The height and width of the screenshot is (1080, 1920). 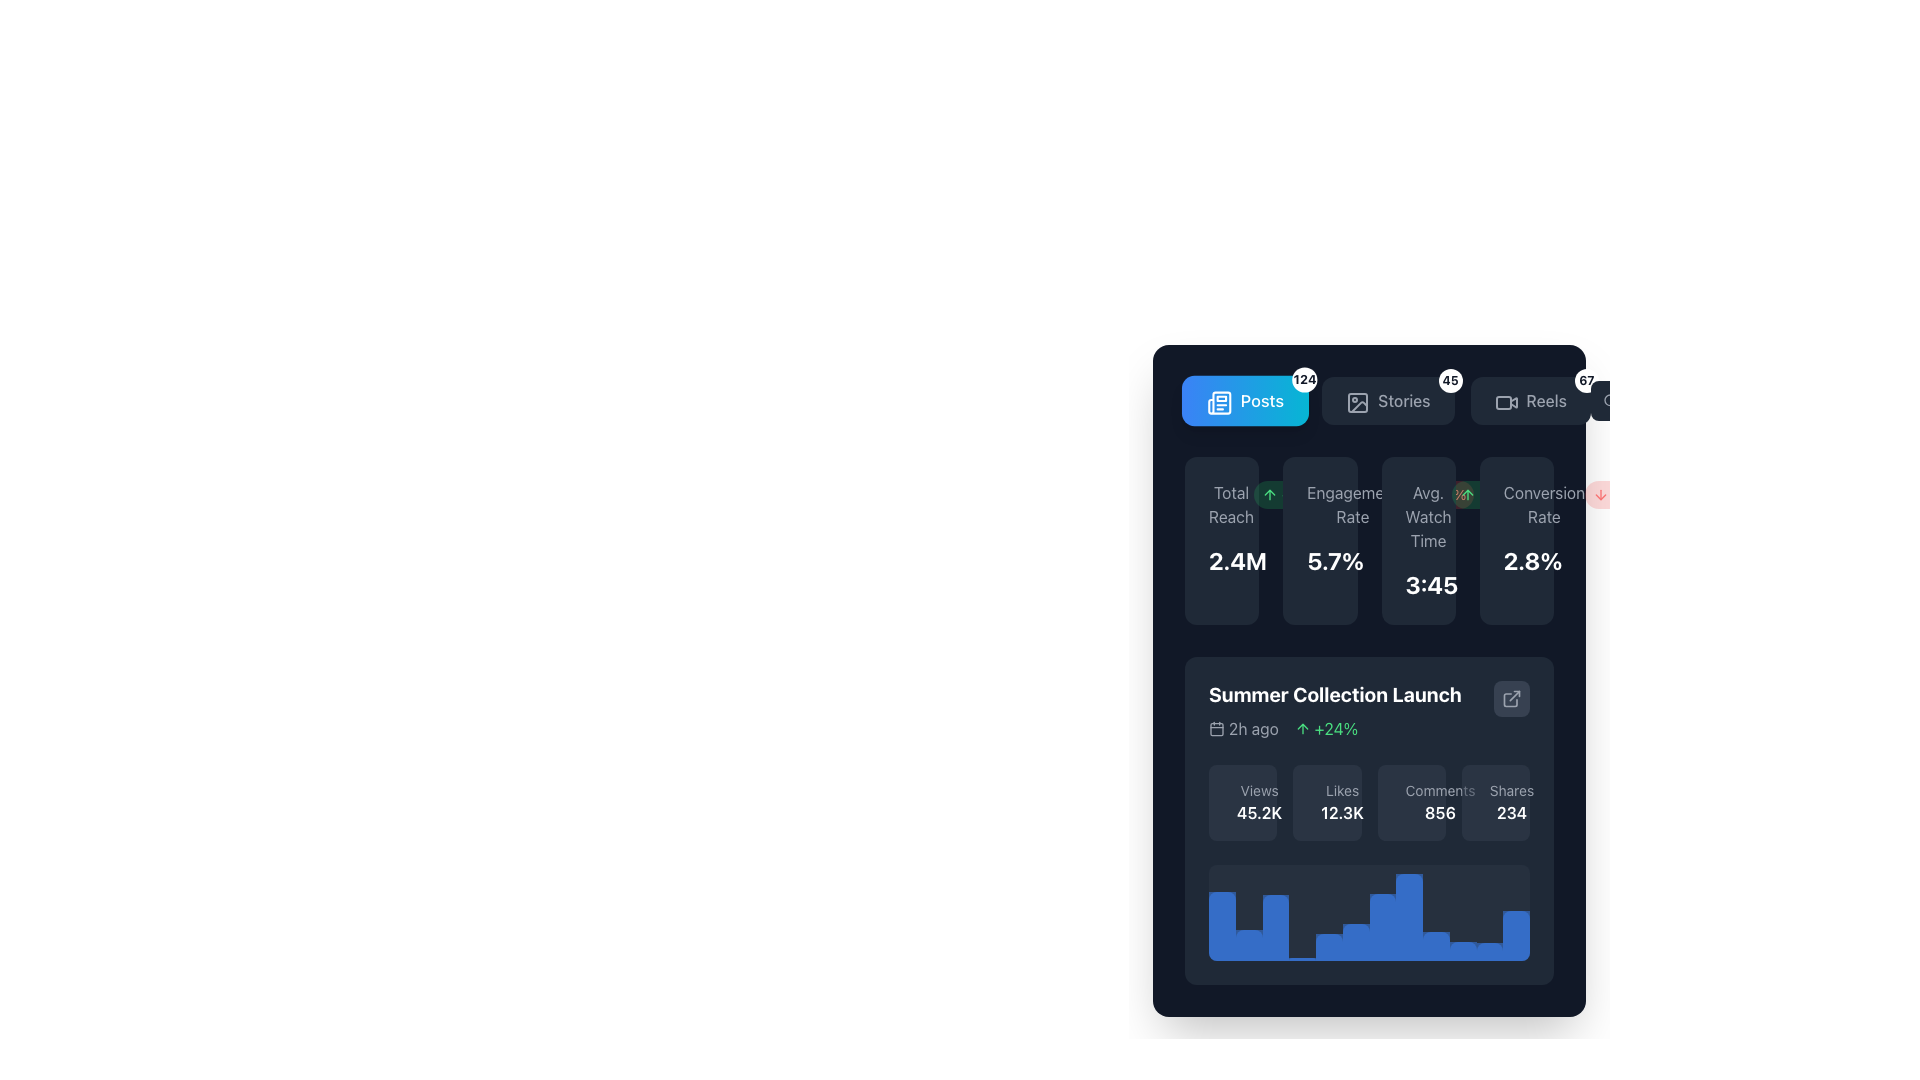 What do you see at coordinates (1381, 927) in the screenshot?
I see `the seventh vertical bar in the histogram section of the 'Summer Collection Launch' widget to interact with it and possibly view more details` at bounding box center [1381, 927].